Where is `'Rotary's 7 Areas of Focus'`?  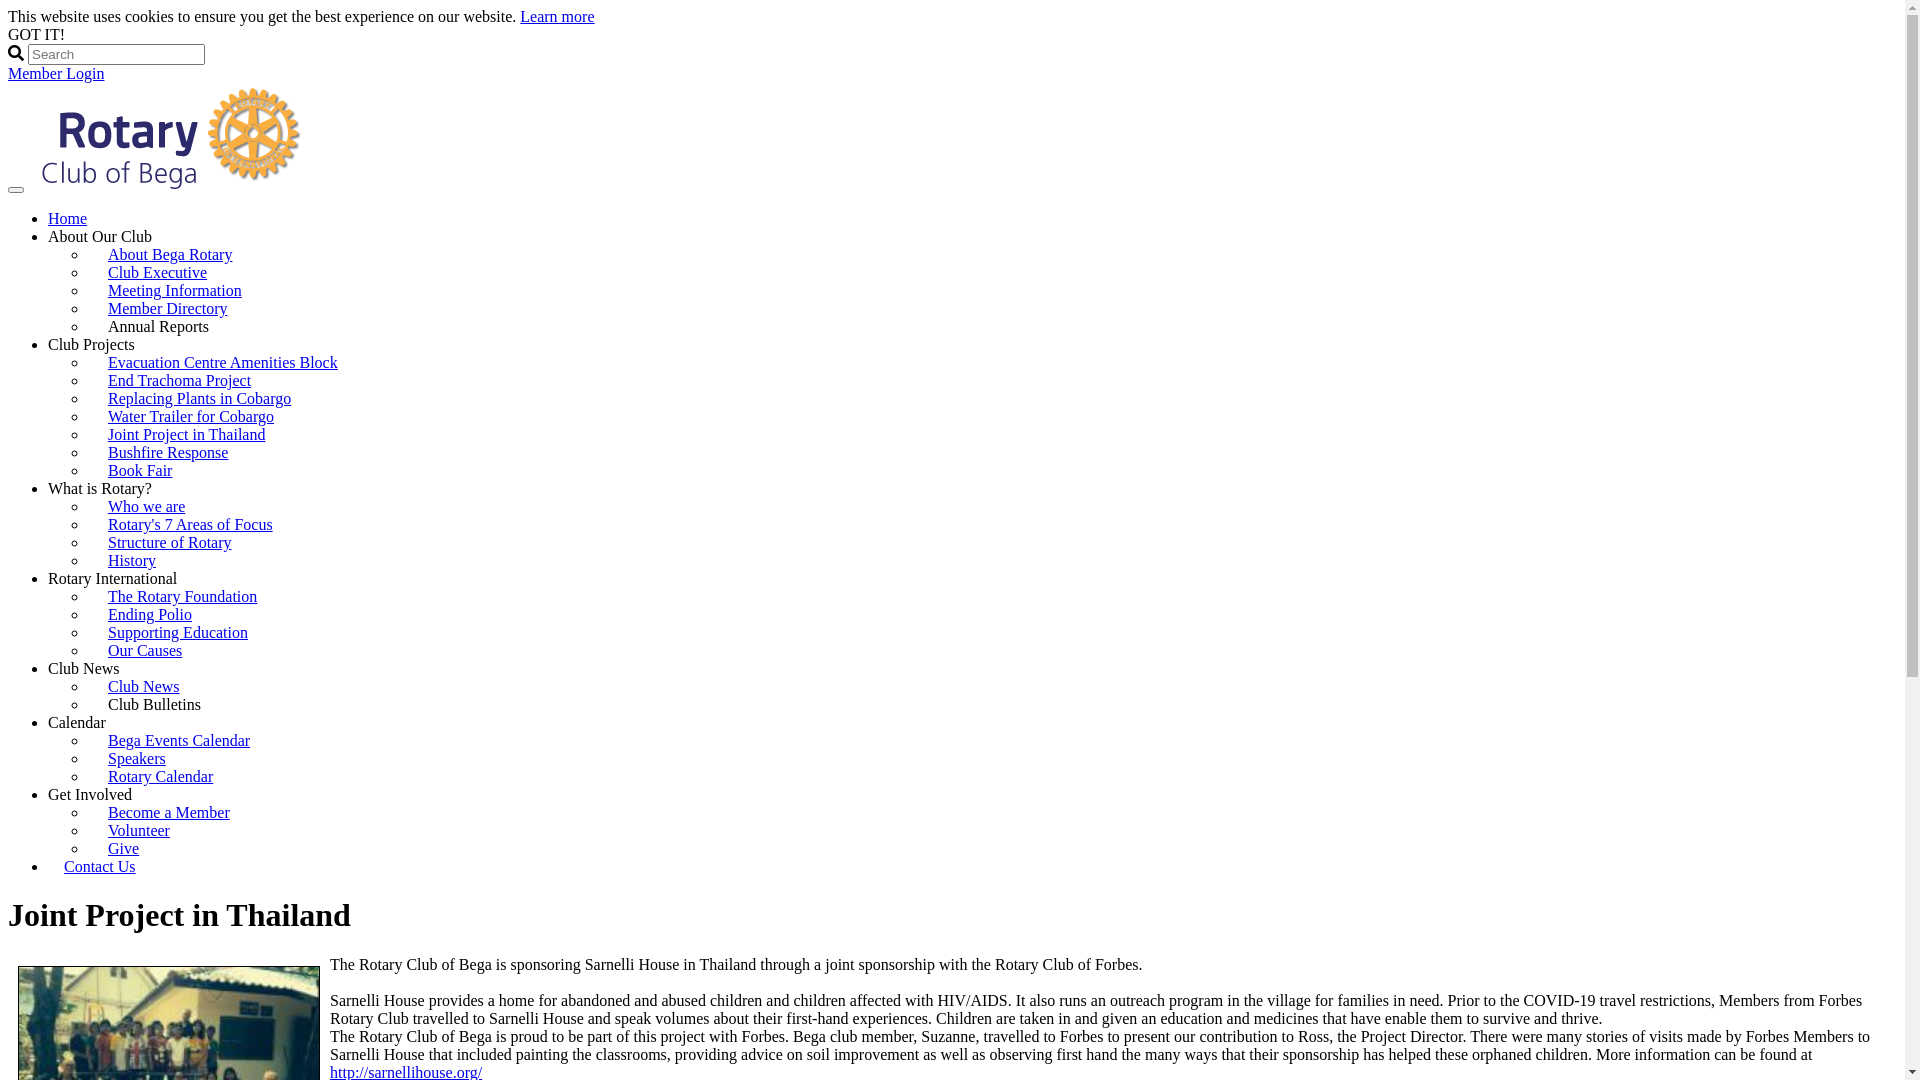 'Rotary's 7 Areas of Focus' is located at coordinates (190, 523).